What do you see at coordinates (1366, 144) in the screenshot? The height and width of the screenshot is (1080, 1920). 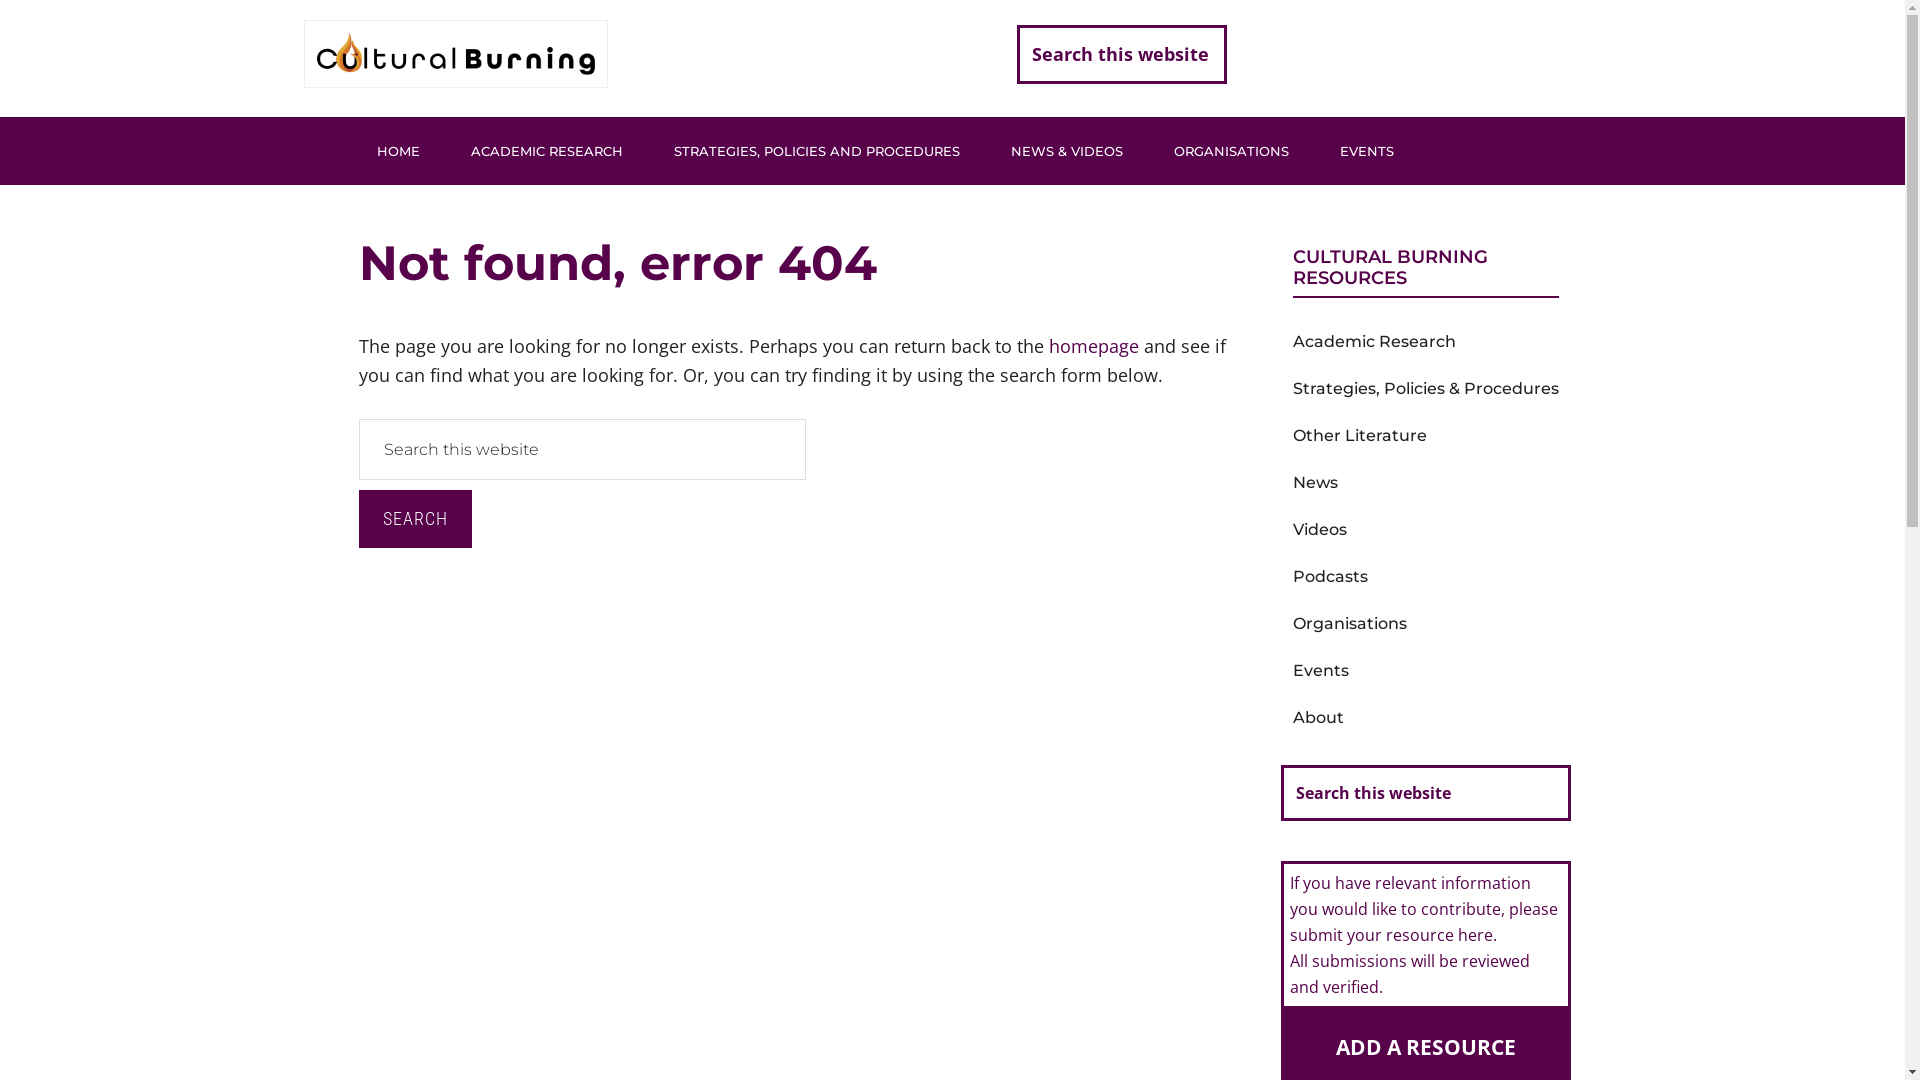 I see `'EVENTS'` at bounding box center [1366, 144].